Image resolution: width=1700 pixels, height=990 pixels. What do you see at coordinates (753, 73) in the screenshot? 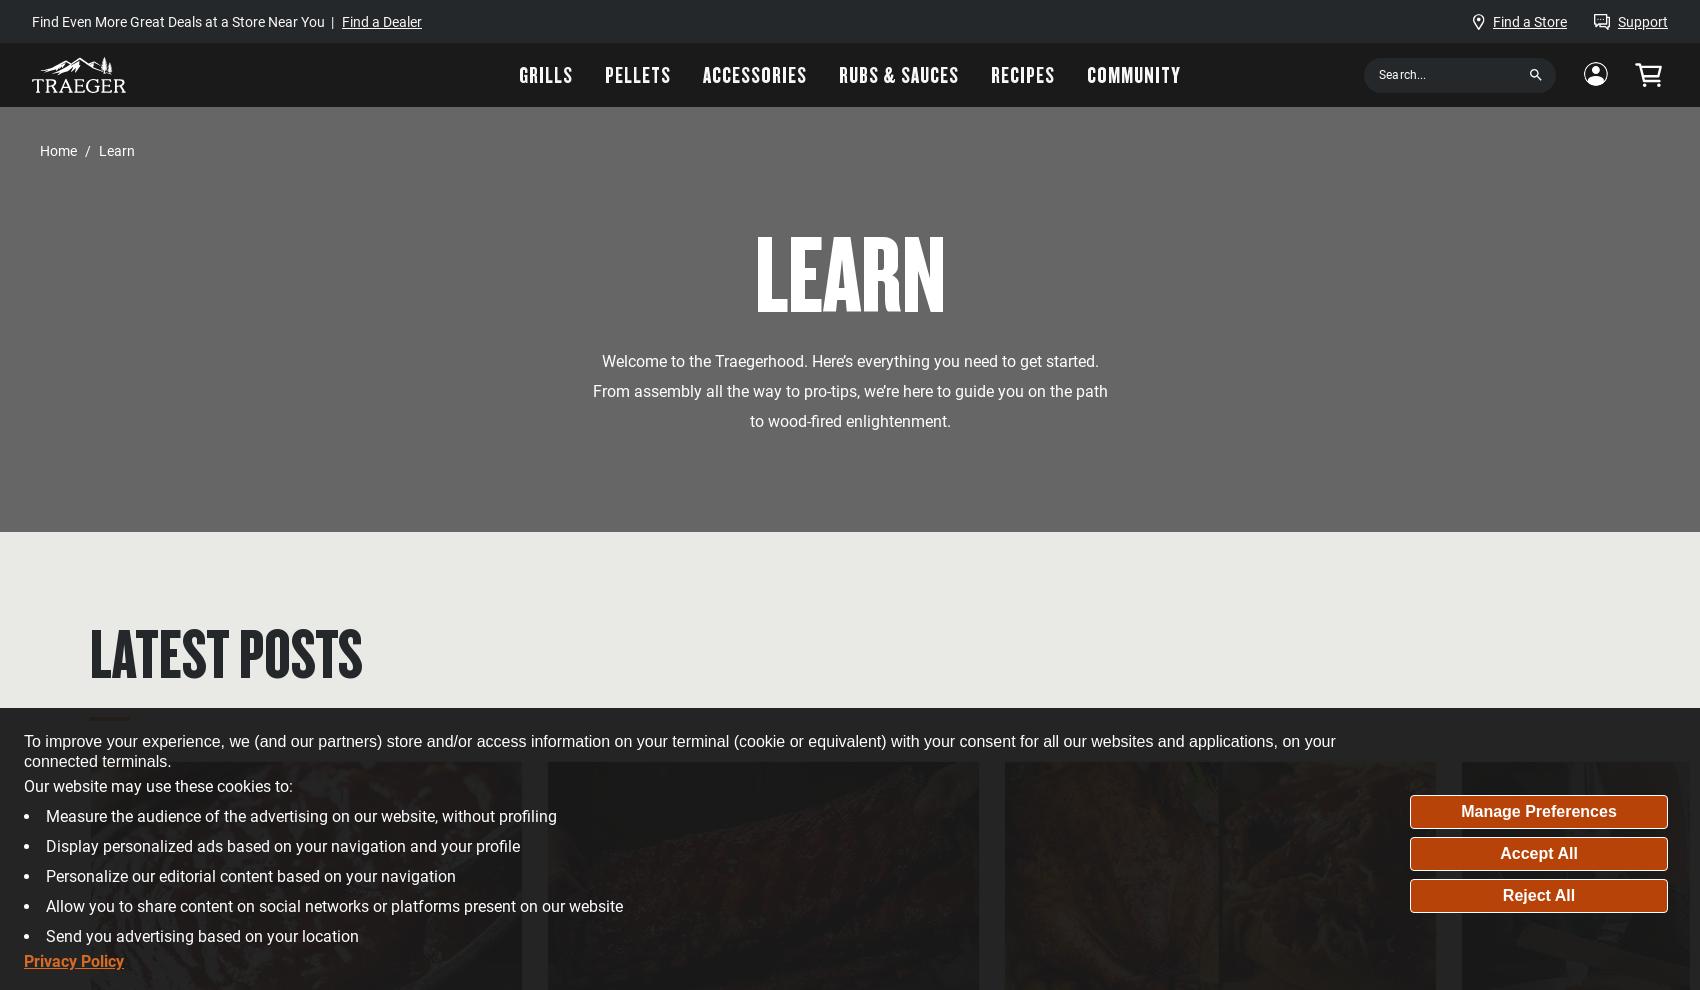
I see `'Accessories'` at bounding box center [753, 73].